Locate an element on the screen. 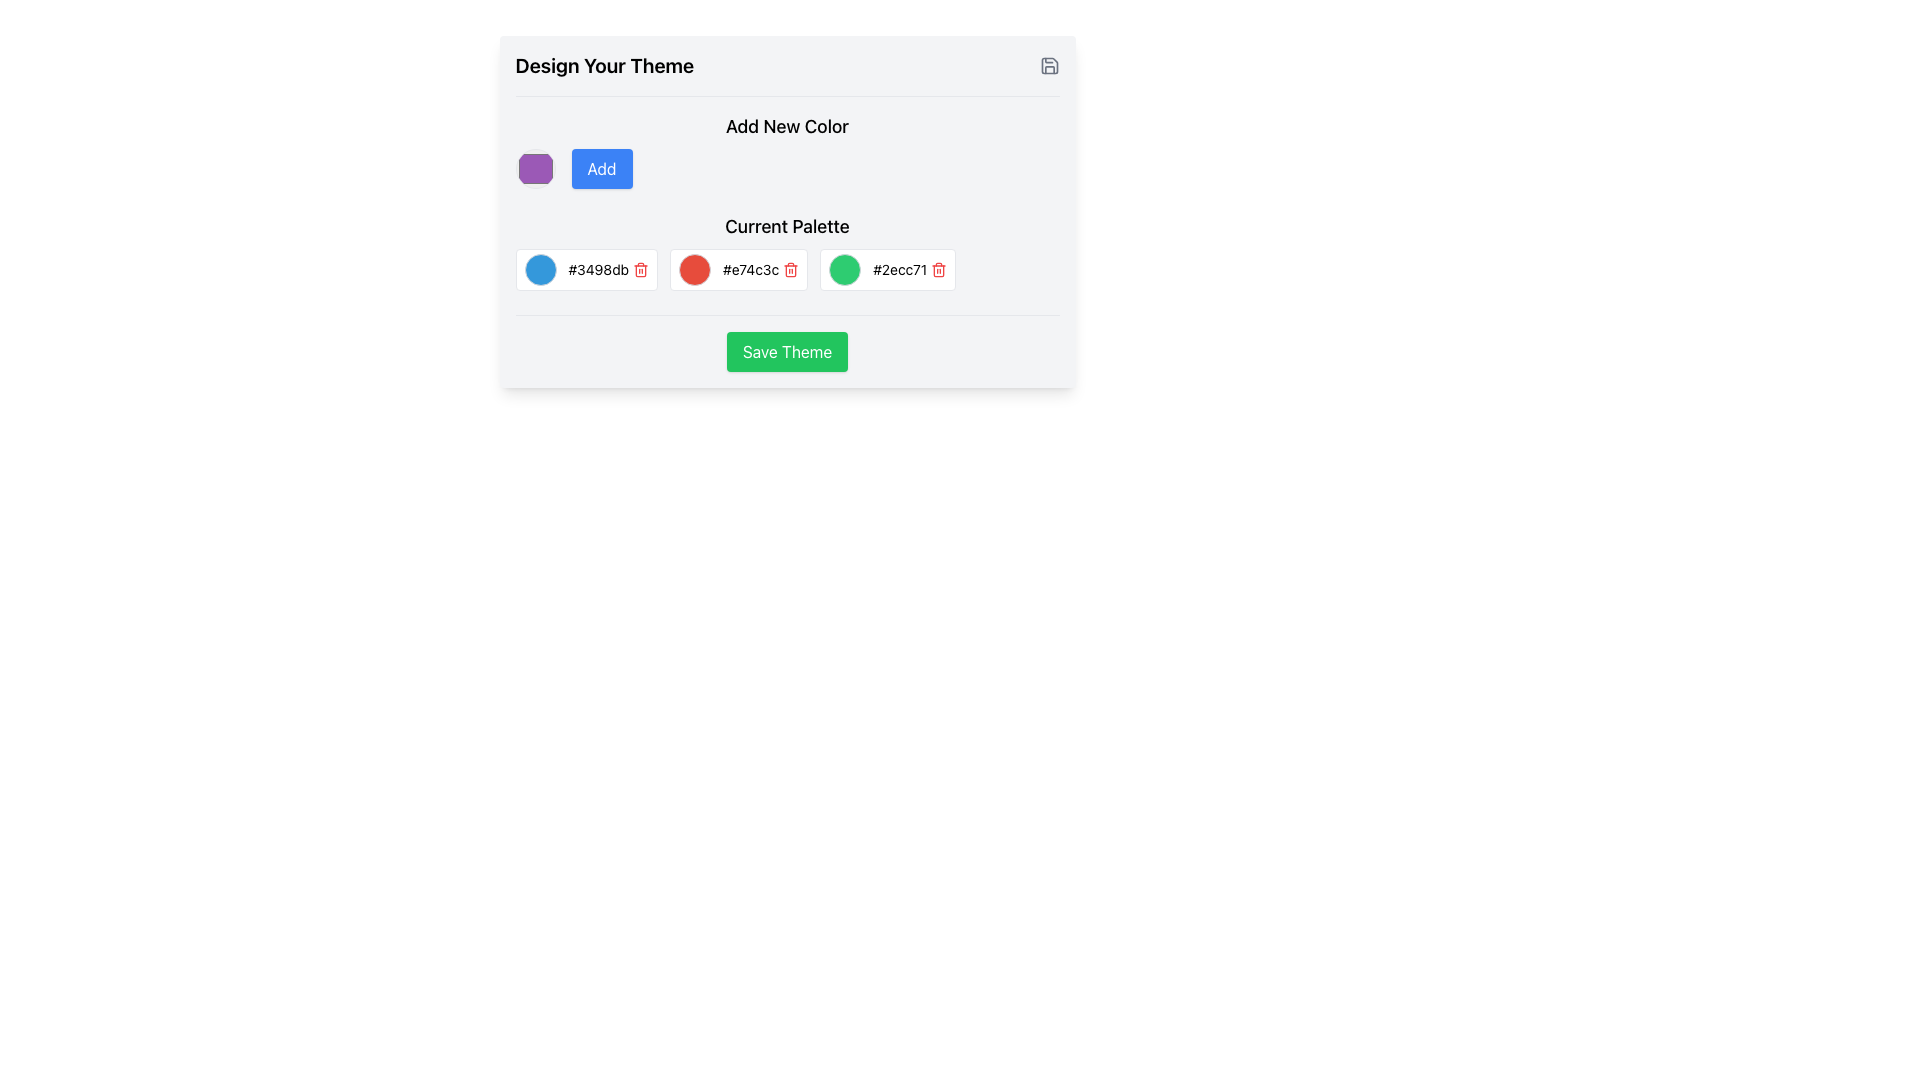 The image size is (1920, 1080). the floppy disk icon in the top-right corner of the 'Design Your Theme' panel is located at coordinates (1048, 64).